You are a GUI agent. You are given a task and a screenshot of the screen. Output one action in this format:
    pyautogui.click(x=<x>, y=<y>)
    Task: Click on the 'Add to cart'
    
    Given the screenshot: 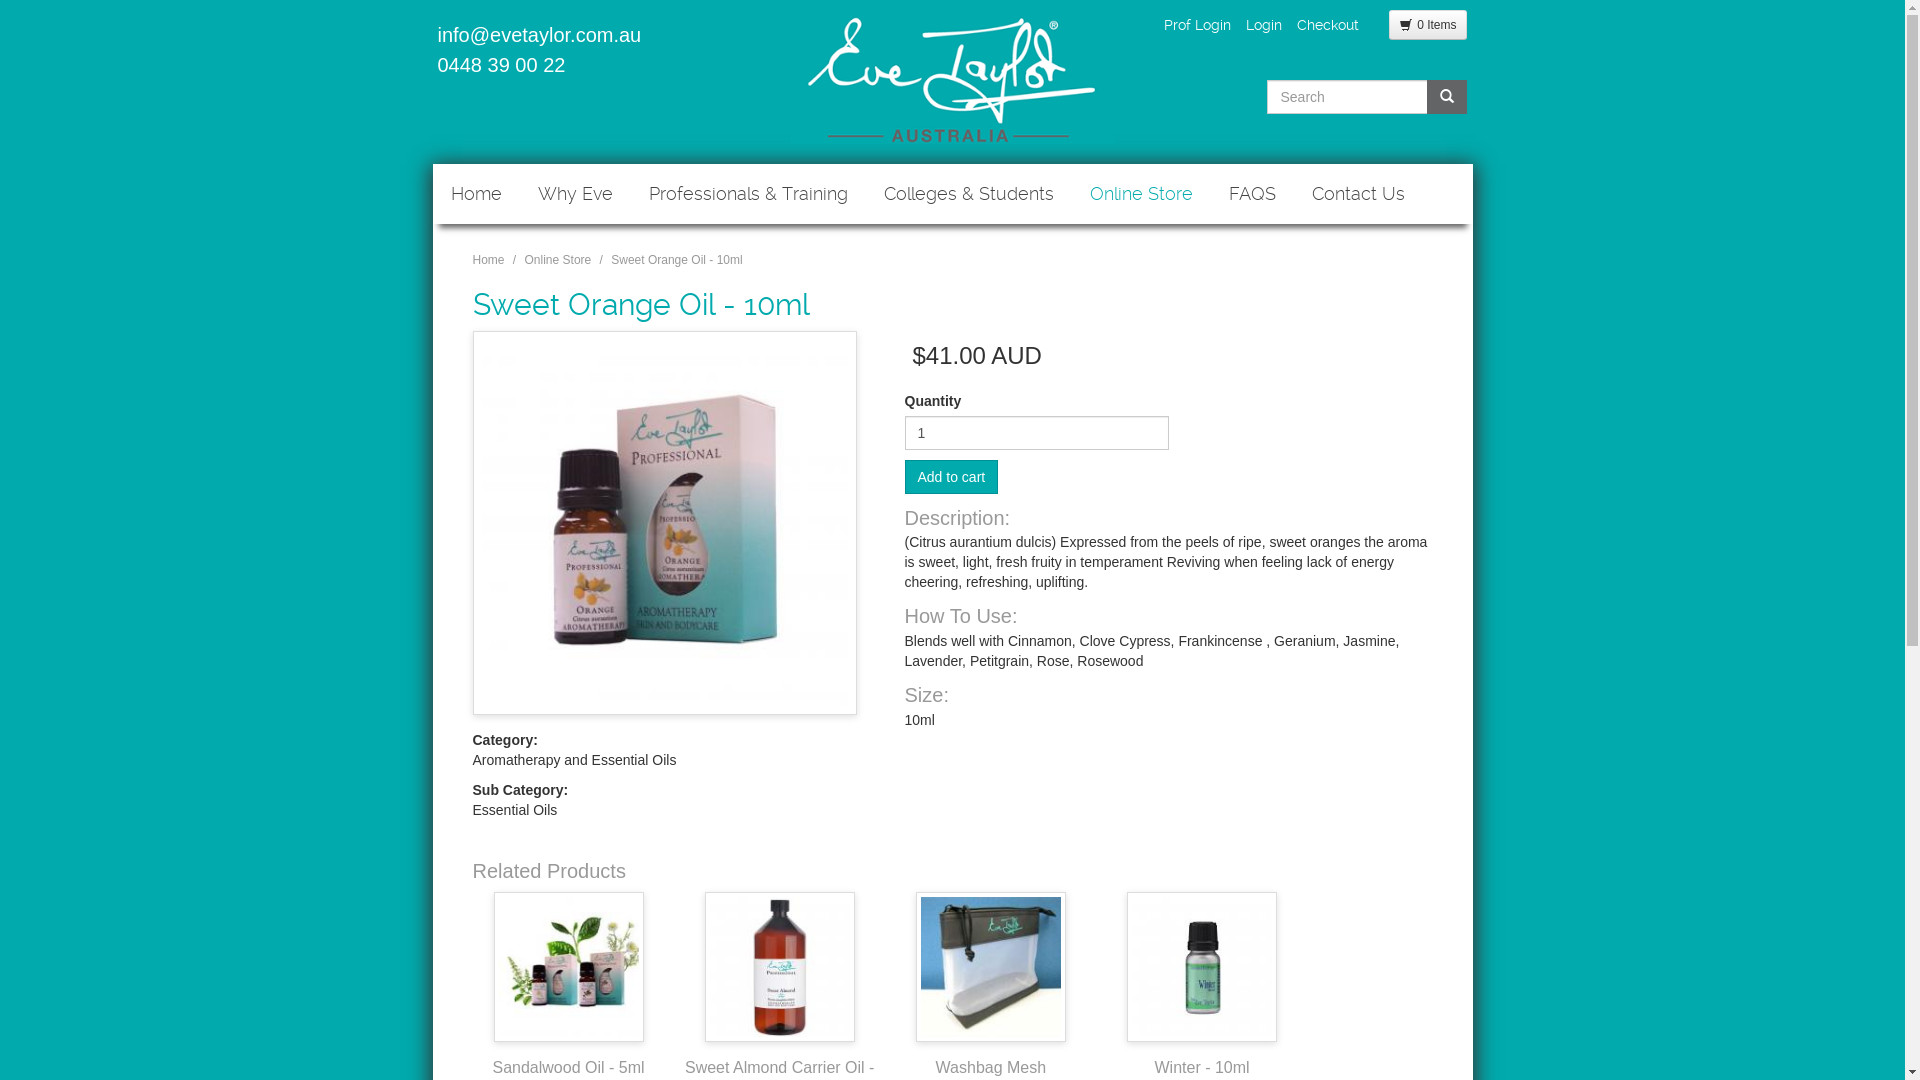 What is the action you would take?
    pyautogui.click(x=949, y=477)
    